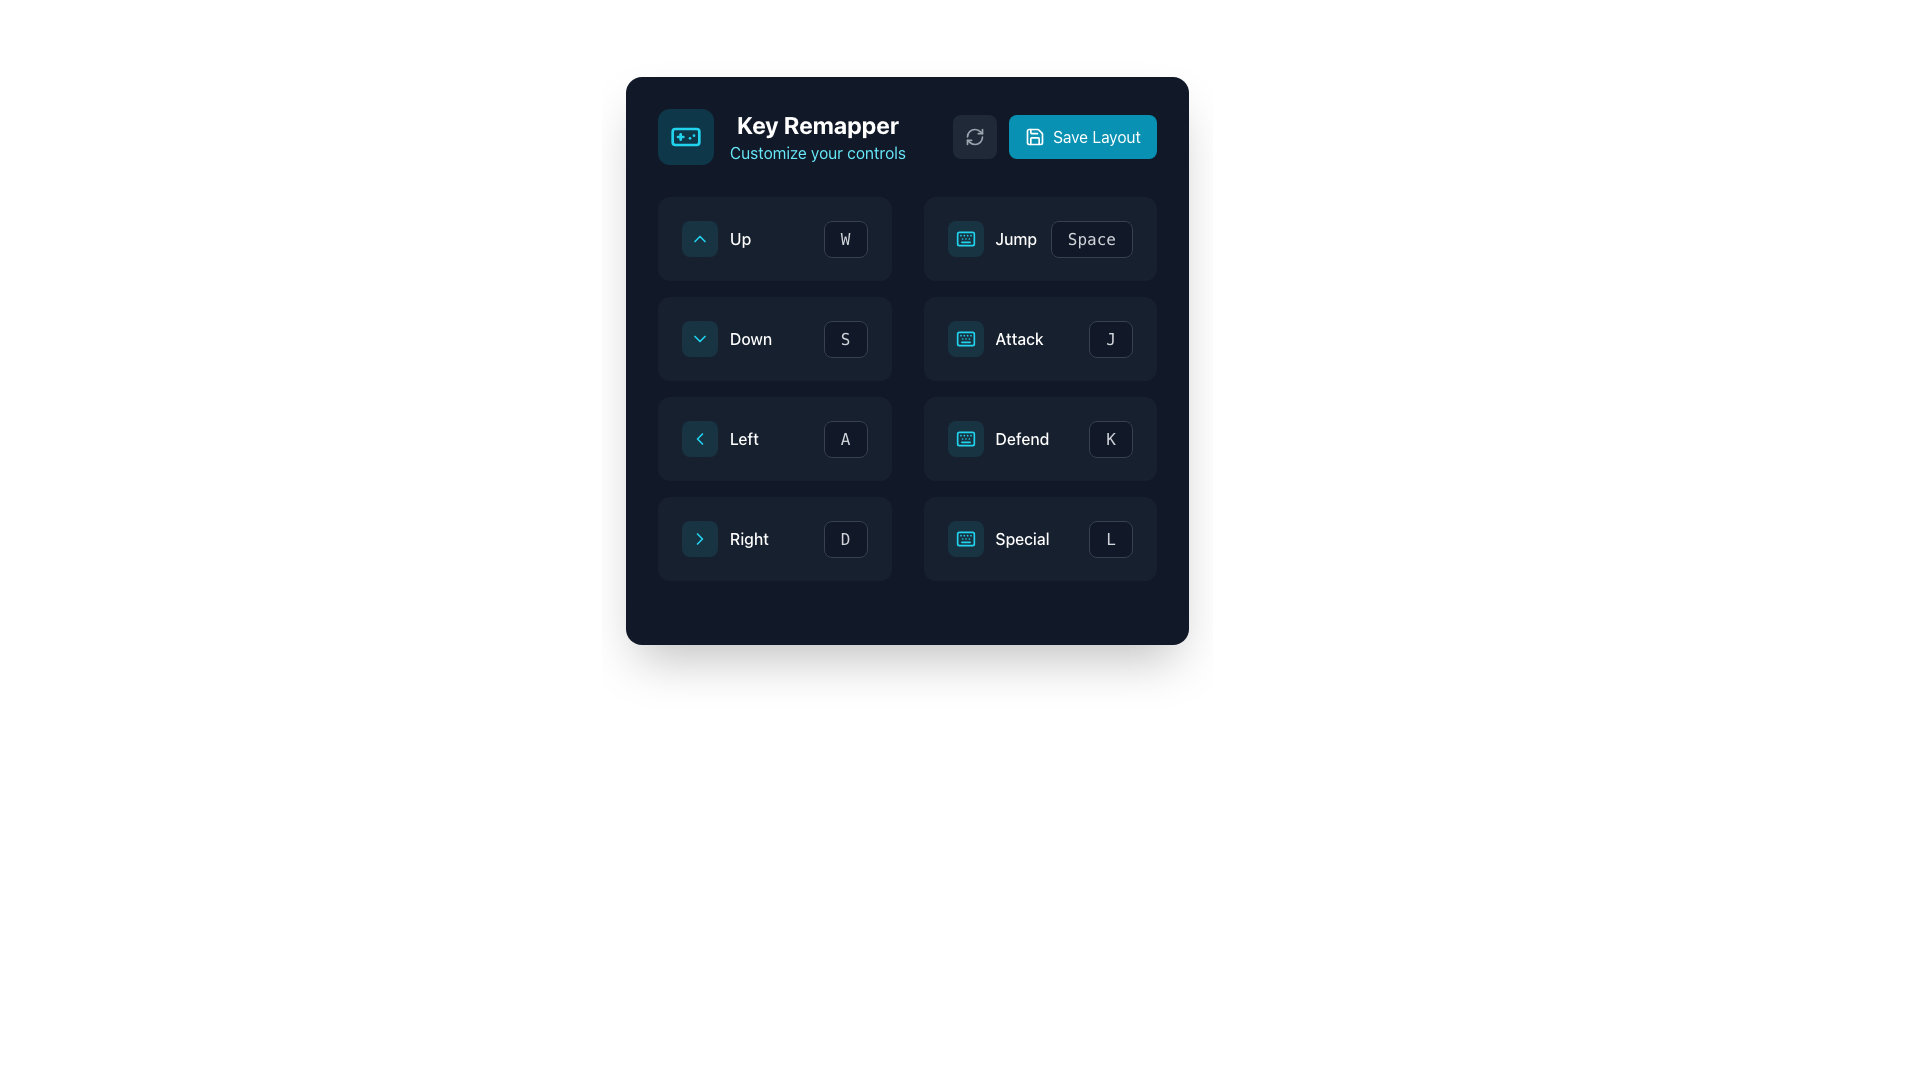 Image resolution: width=1920 pixels, height=1080 pixels. Describe the element at coordinates (1019, 338) in the screenshot. I see `the 'attack' text label displayed in white on a dark background, located within the control customization panel in the 'Jump' and 'Defend' row` at that location.